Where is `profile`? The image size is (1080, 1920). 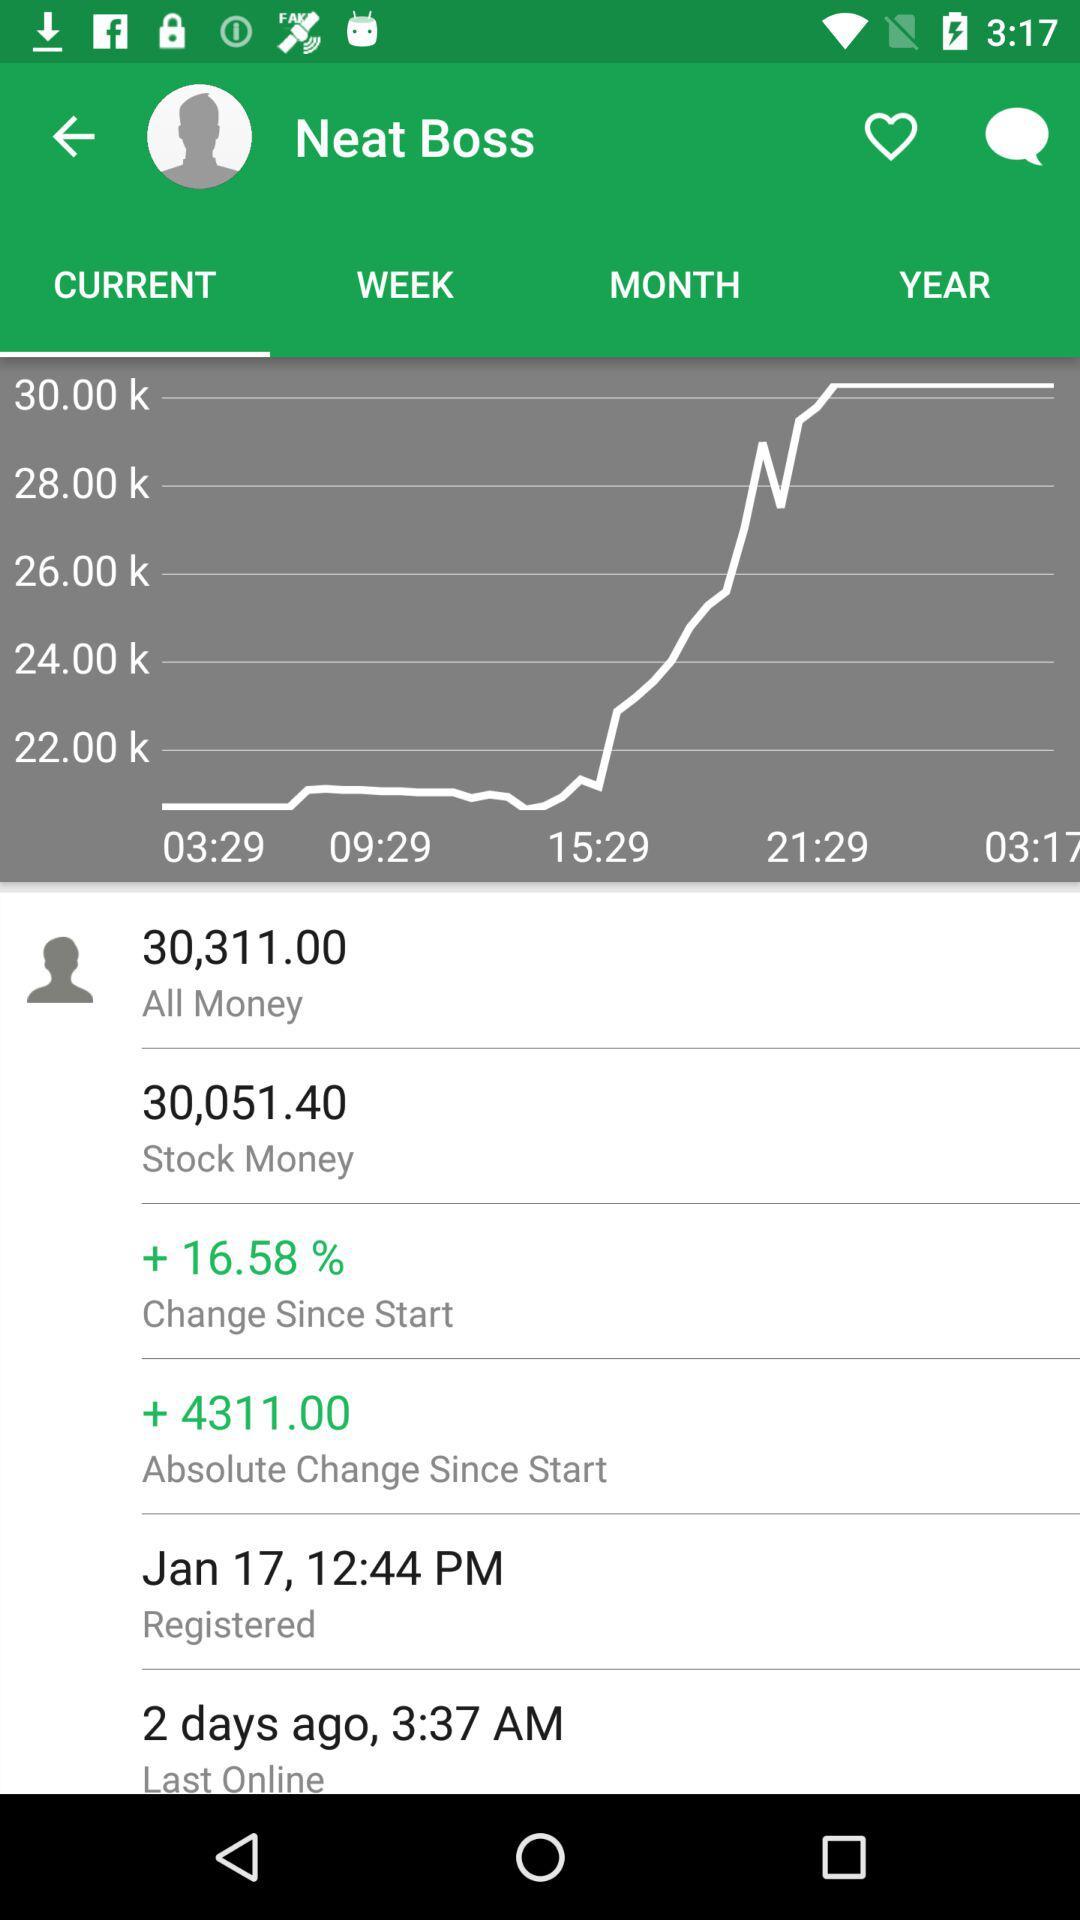
profile is located at coordinates (199, 135).